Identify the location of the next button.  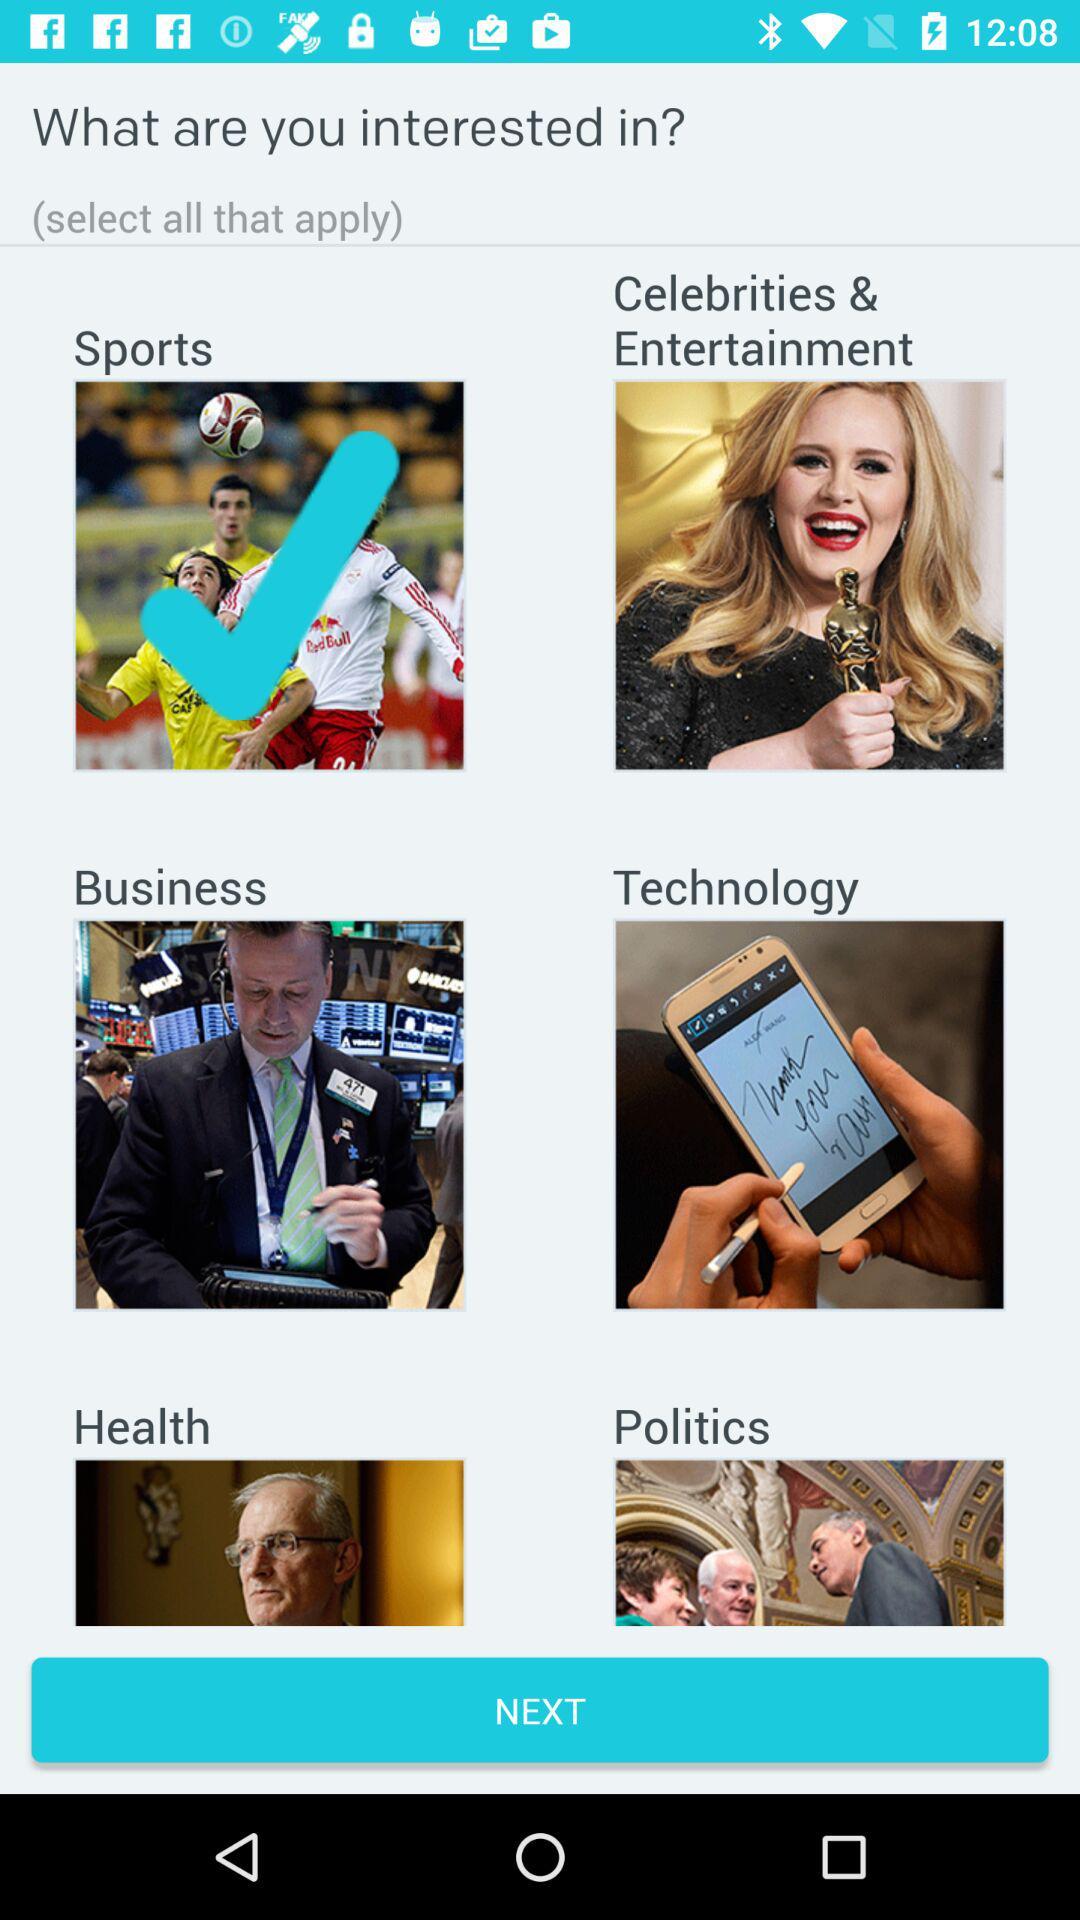
(540, 1708).